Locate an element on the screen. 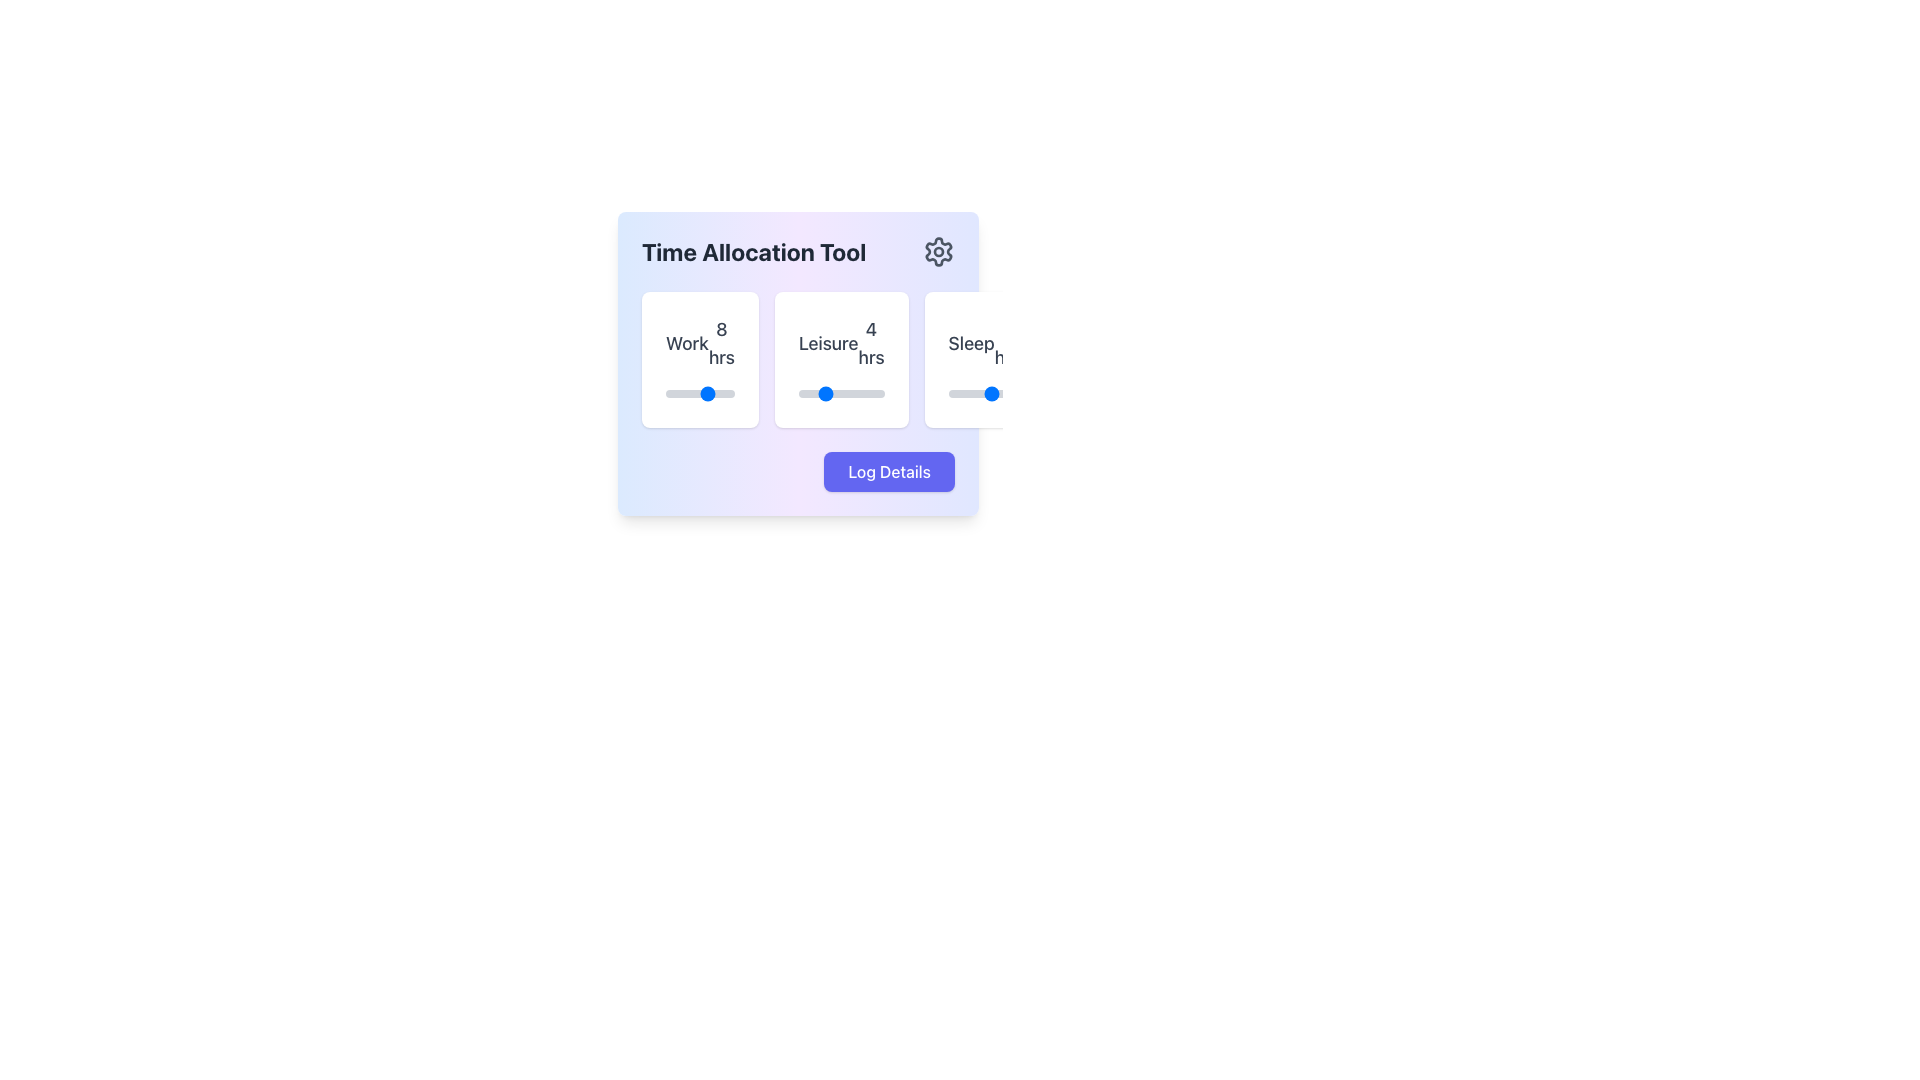 The width and height of the screenshot is (1920, 1080). the rightmost card in the group of text elements that details sleep allocation is located at coordinates (984, 342).